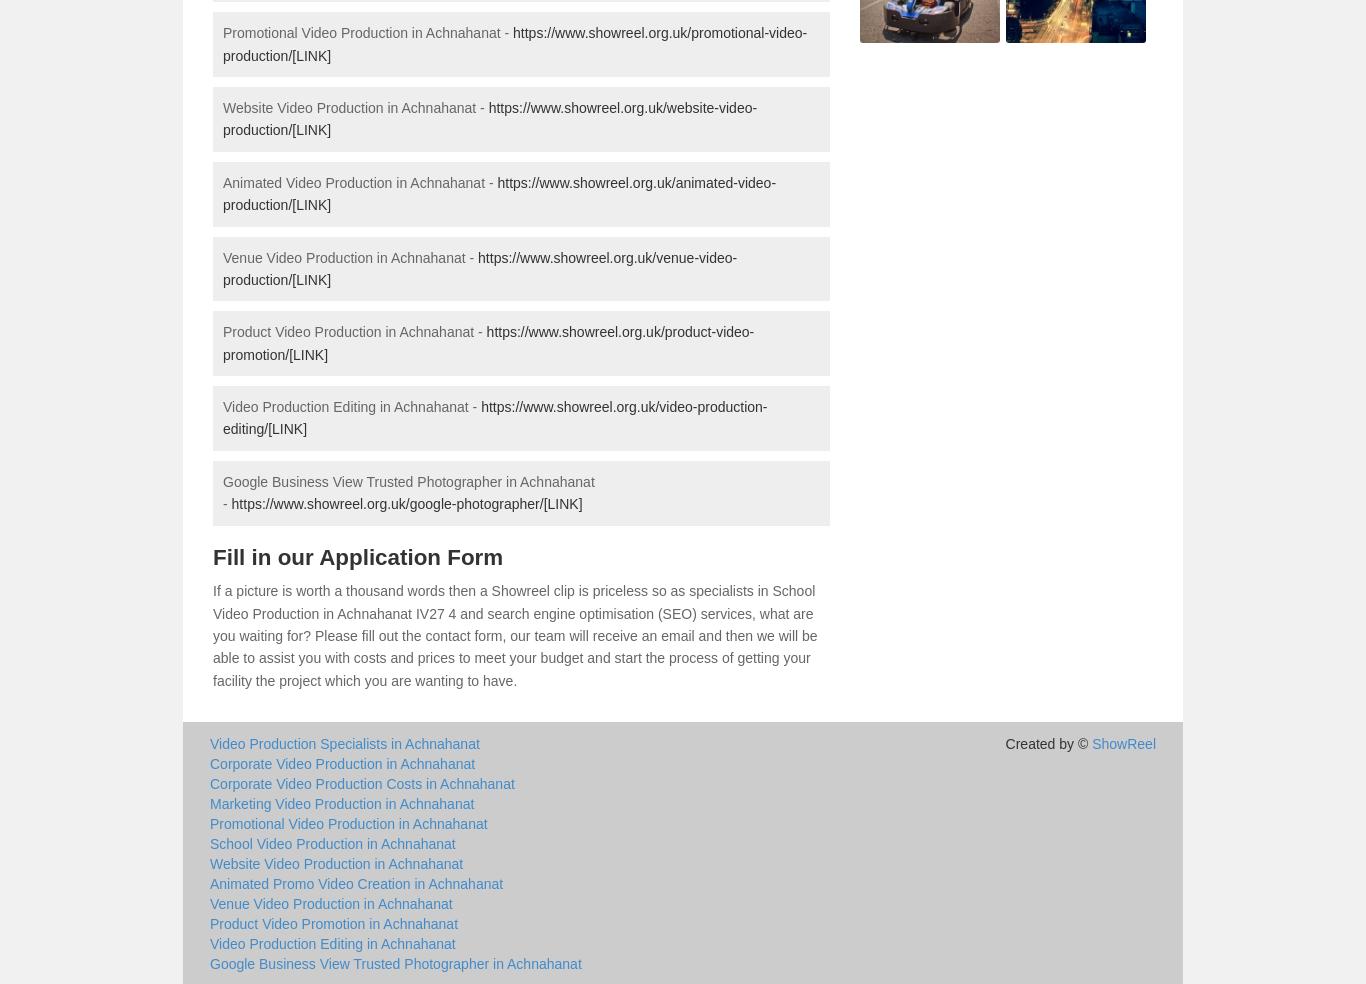  I want to click on 'https://www.showreel.org.uk/venue-video-production/[LINK]', so click(222, 267).